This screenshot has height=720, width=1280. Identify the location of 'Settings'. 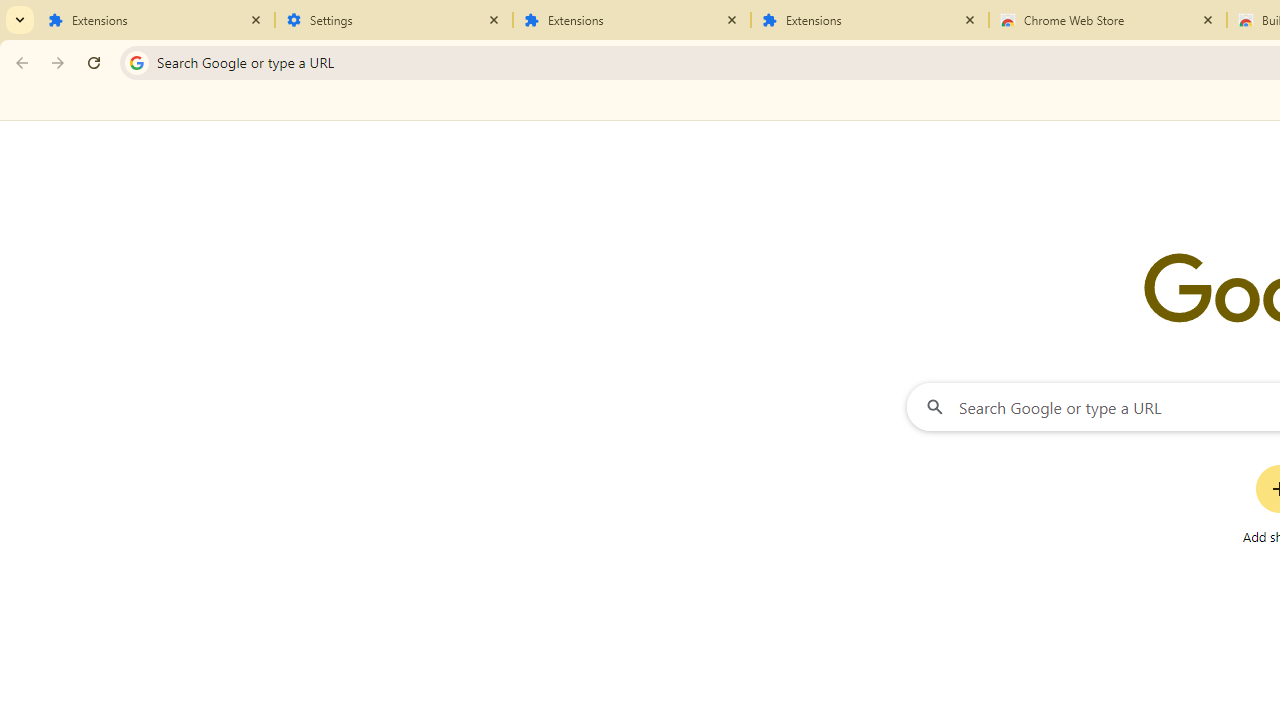
(394, 20).